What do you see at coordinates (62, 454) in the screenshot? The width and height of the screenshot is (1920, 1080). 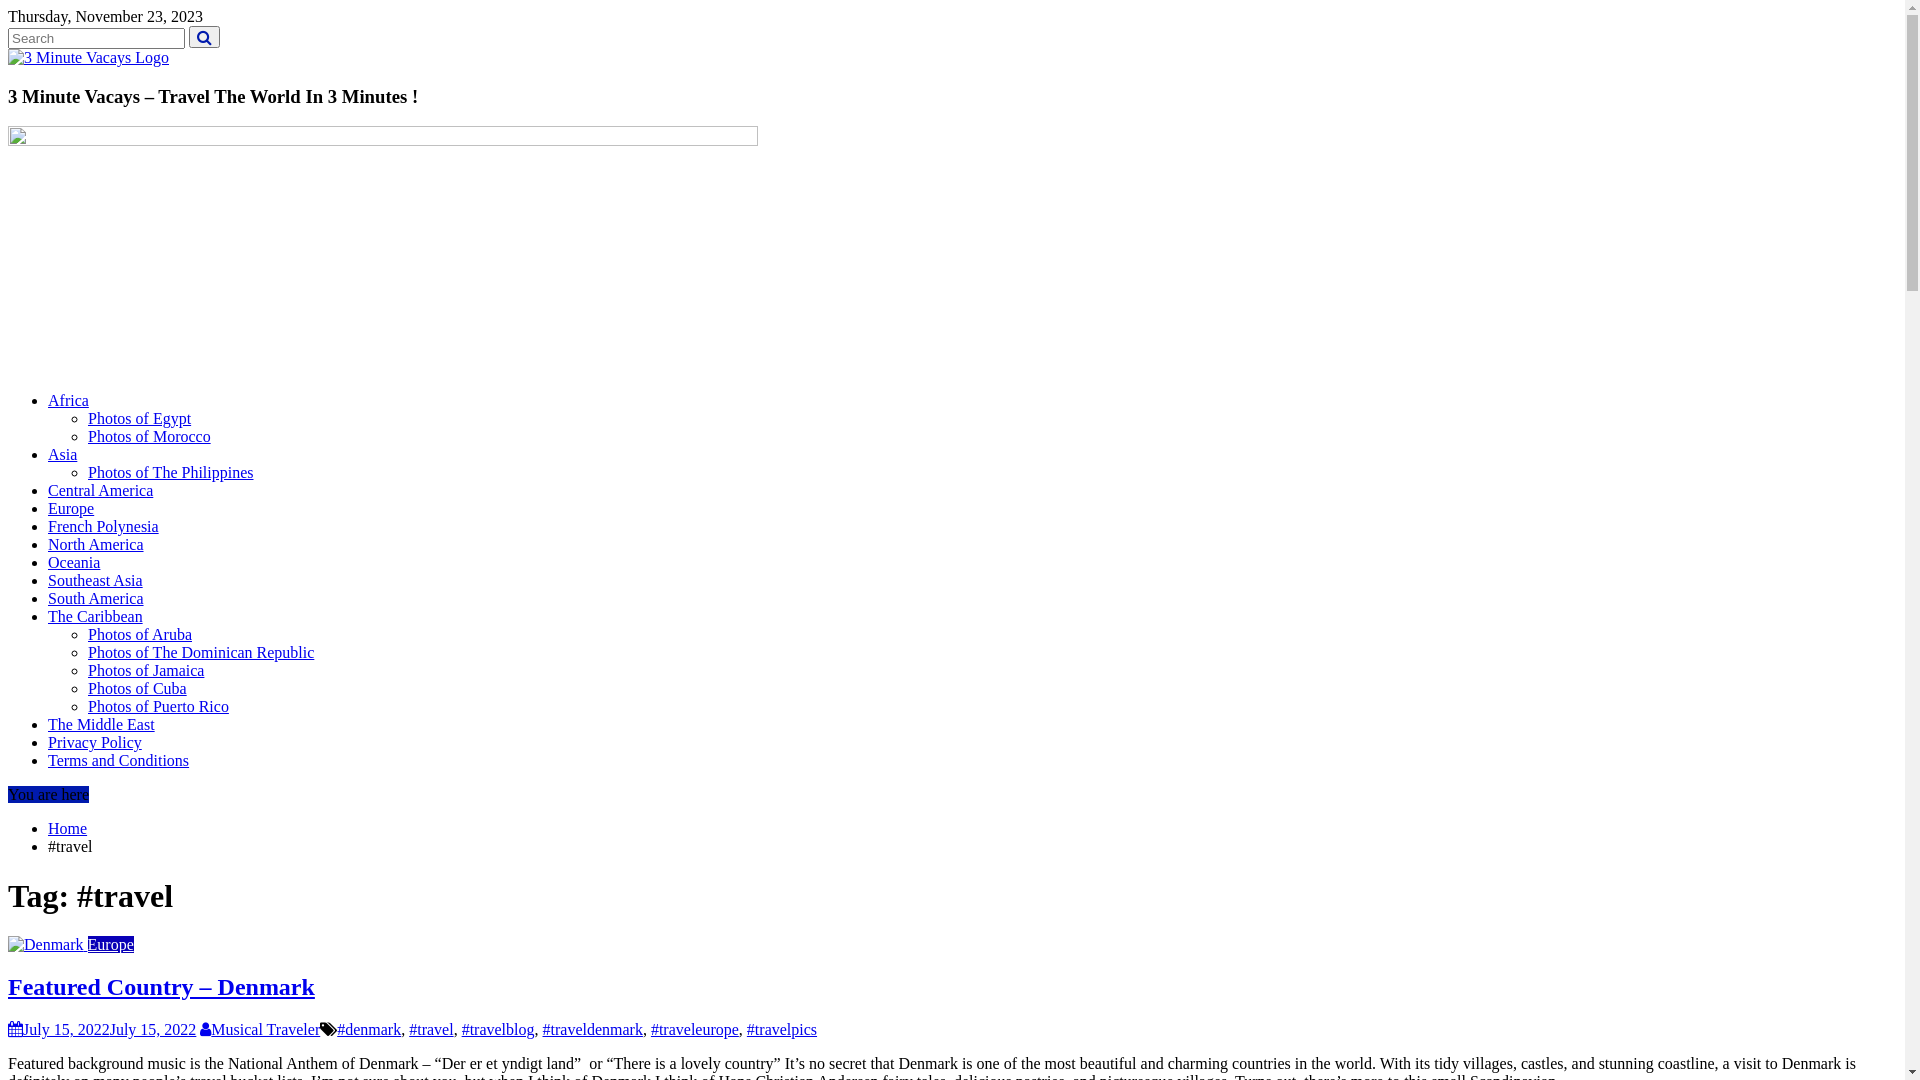 I see `'Asia'` at bounding box center [62, 454].